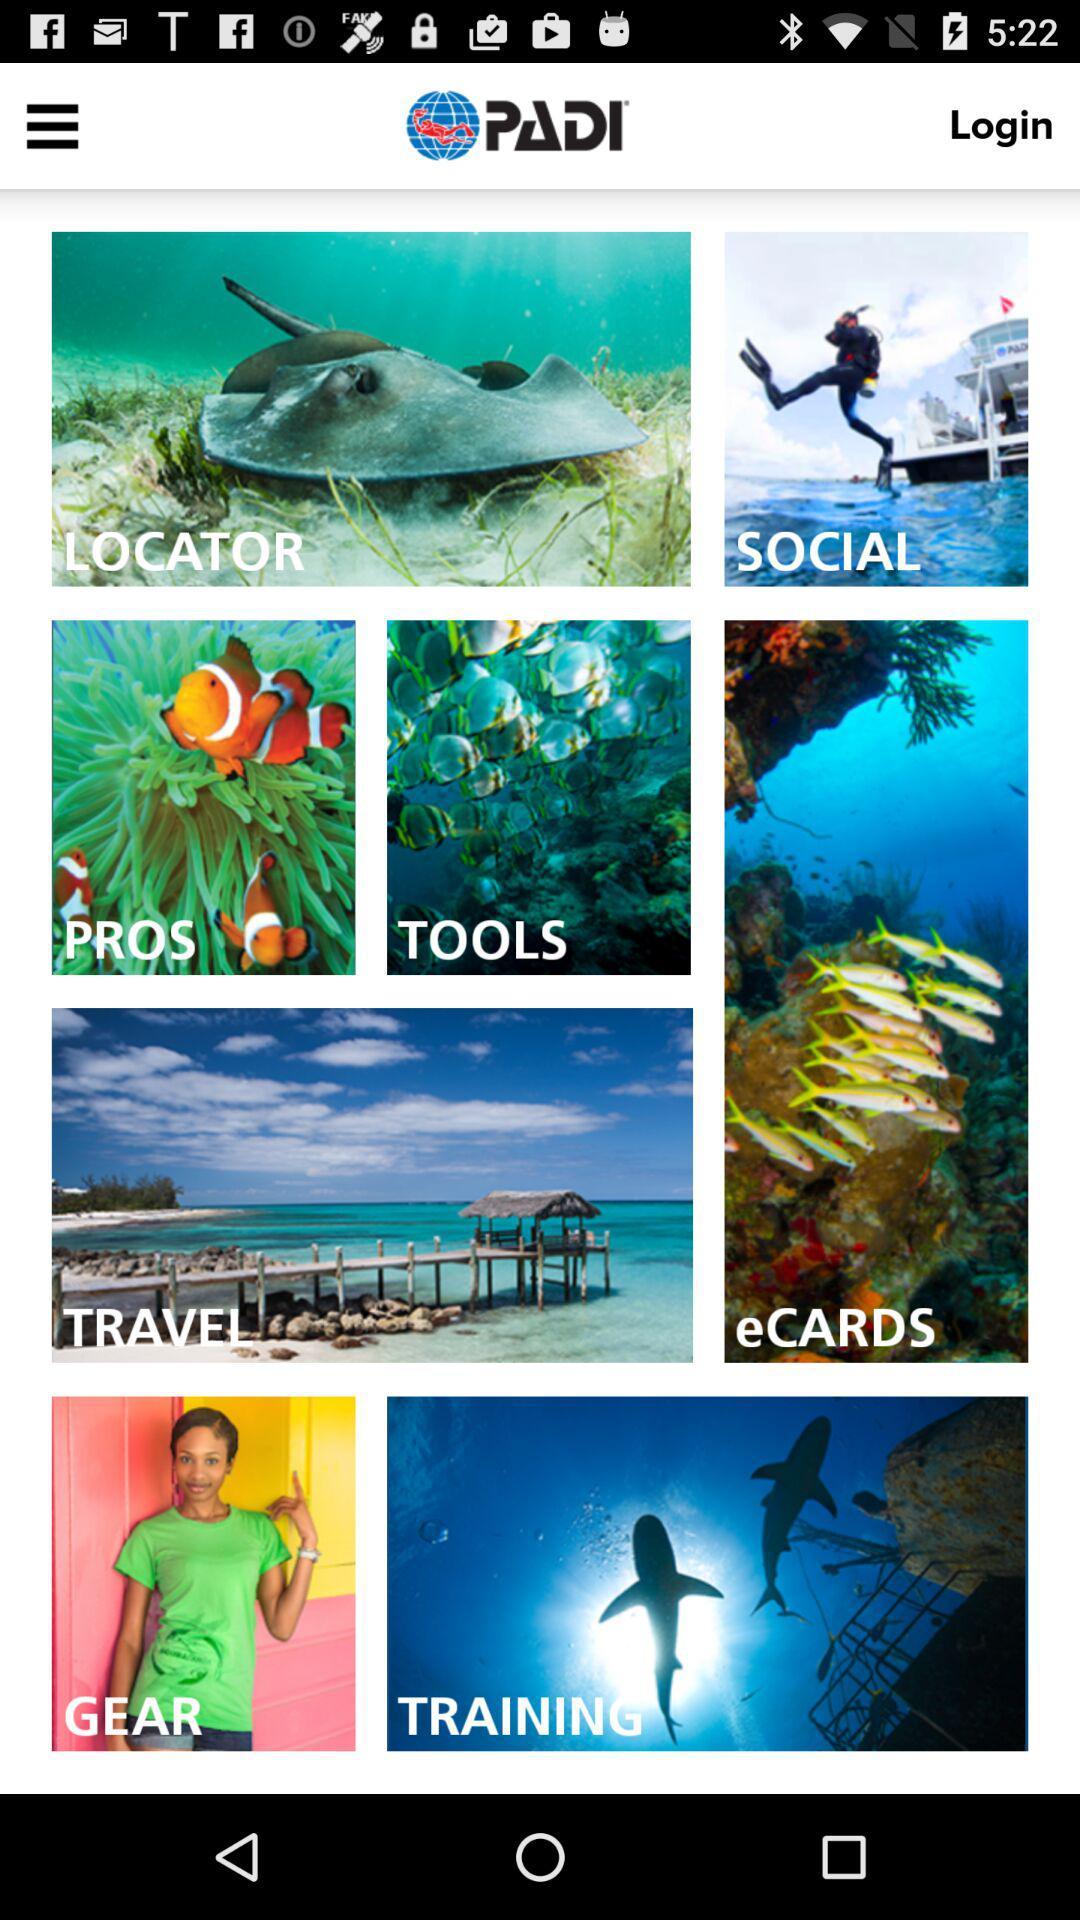 The width and height of the screenshot is (1080, 1920). Describe the element at coordinates (706, 1572) in the screenshot. I see `more information` at that location.